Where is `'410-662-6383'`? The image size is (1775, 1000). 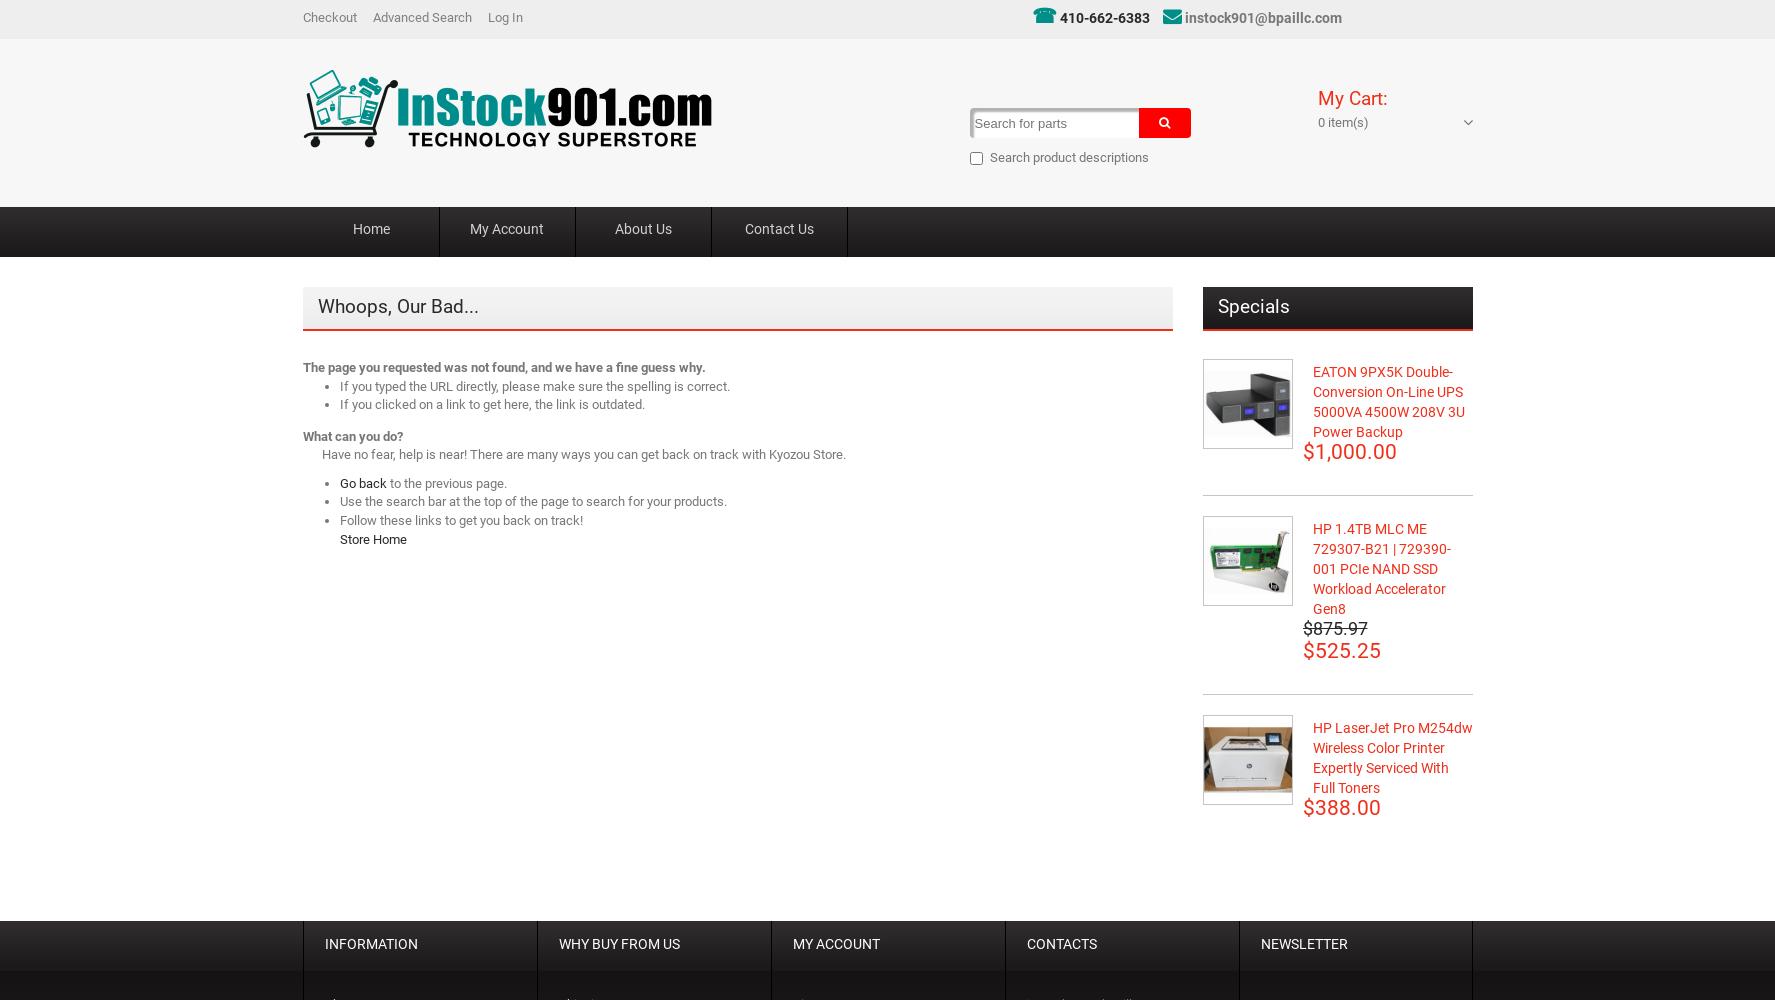
'410-662-6383' is located at coordinates (1104, 18).